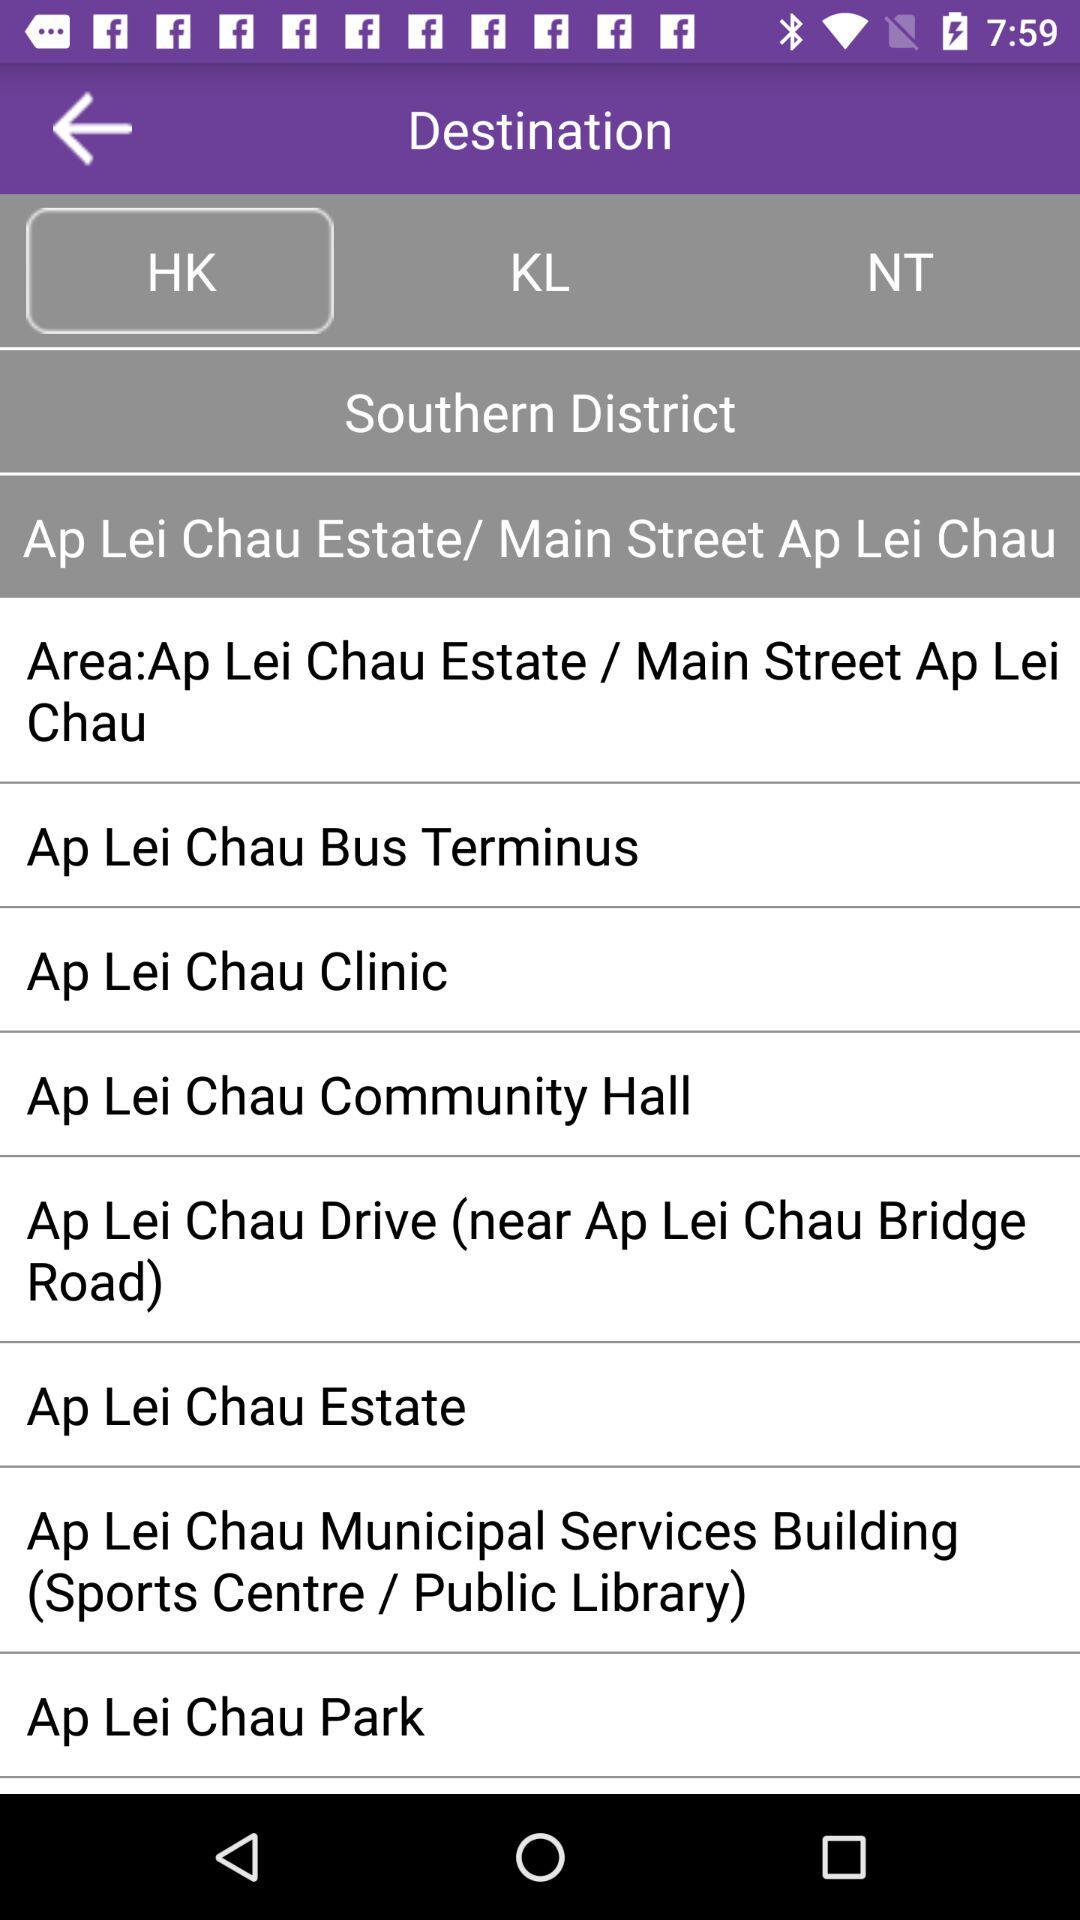 The height and width of the screenshot is (1920, 1080). Describe the element at coordinates (92, 127) in the screenshot. I see `left of destination` at that location.